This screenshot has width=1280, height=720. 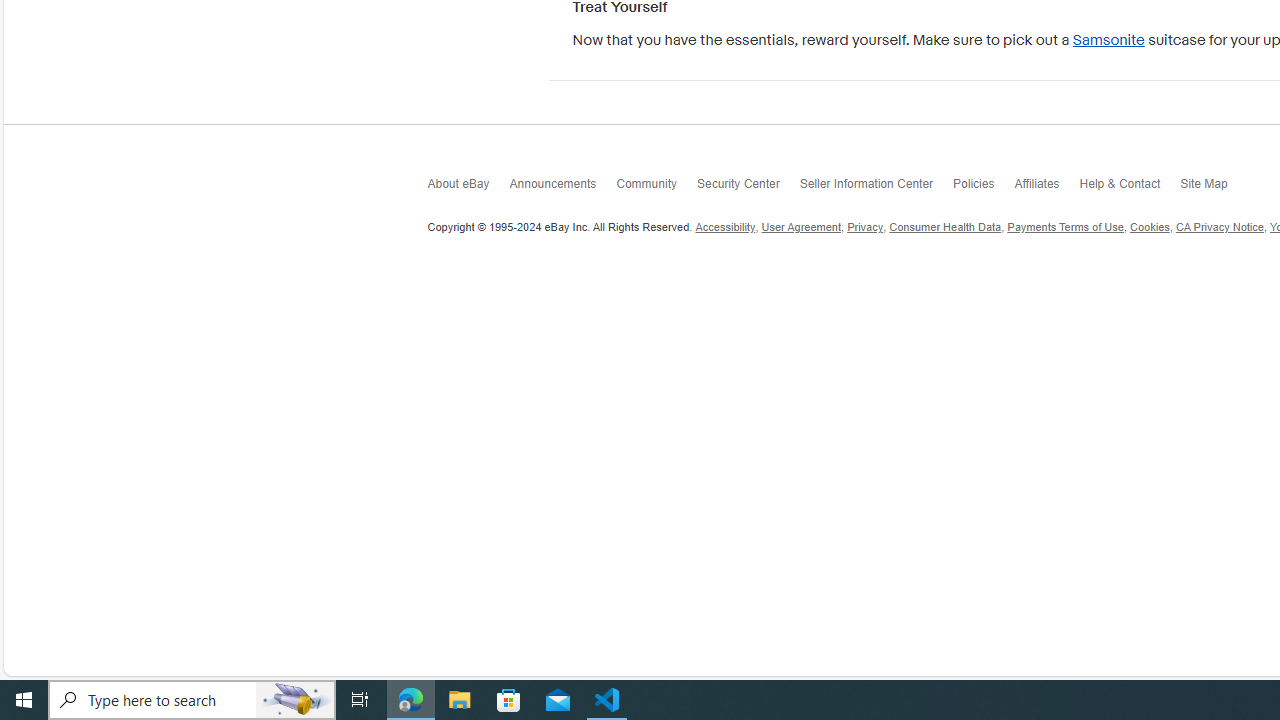 I want to click on 'User Agreement', so click(x=801, y=226).